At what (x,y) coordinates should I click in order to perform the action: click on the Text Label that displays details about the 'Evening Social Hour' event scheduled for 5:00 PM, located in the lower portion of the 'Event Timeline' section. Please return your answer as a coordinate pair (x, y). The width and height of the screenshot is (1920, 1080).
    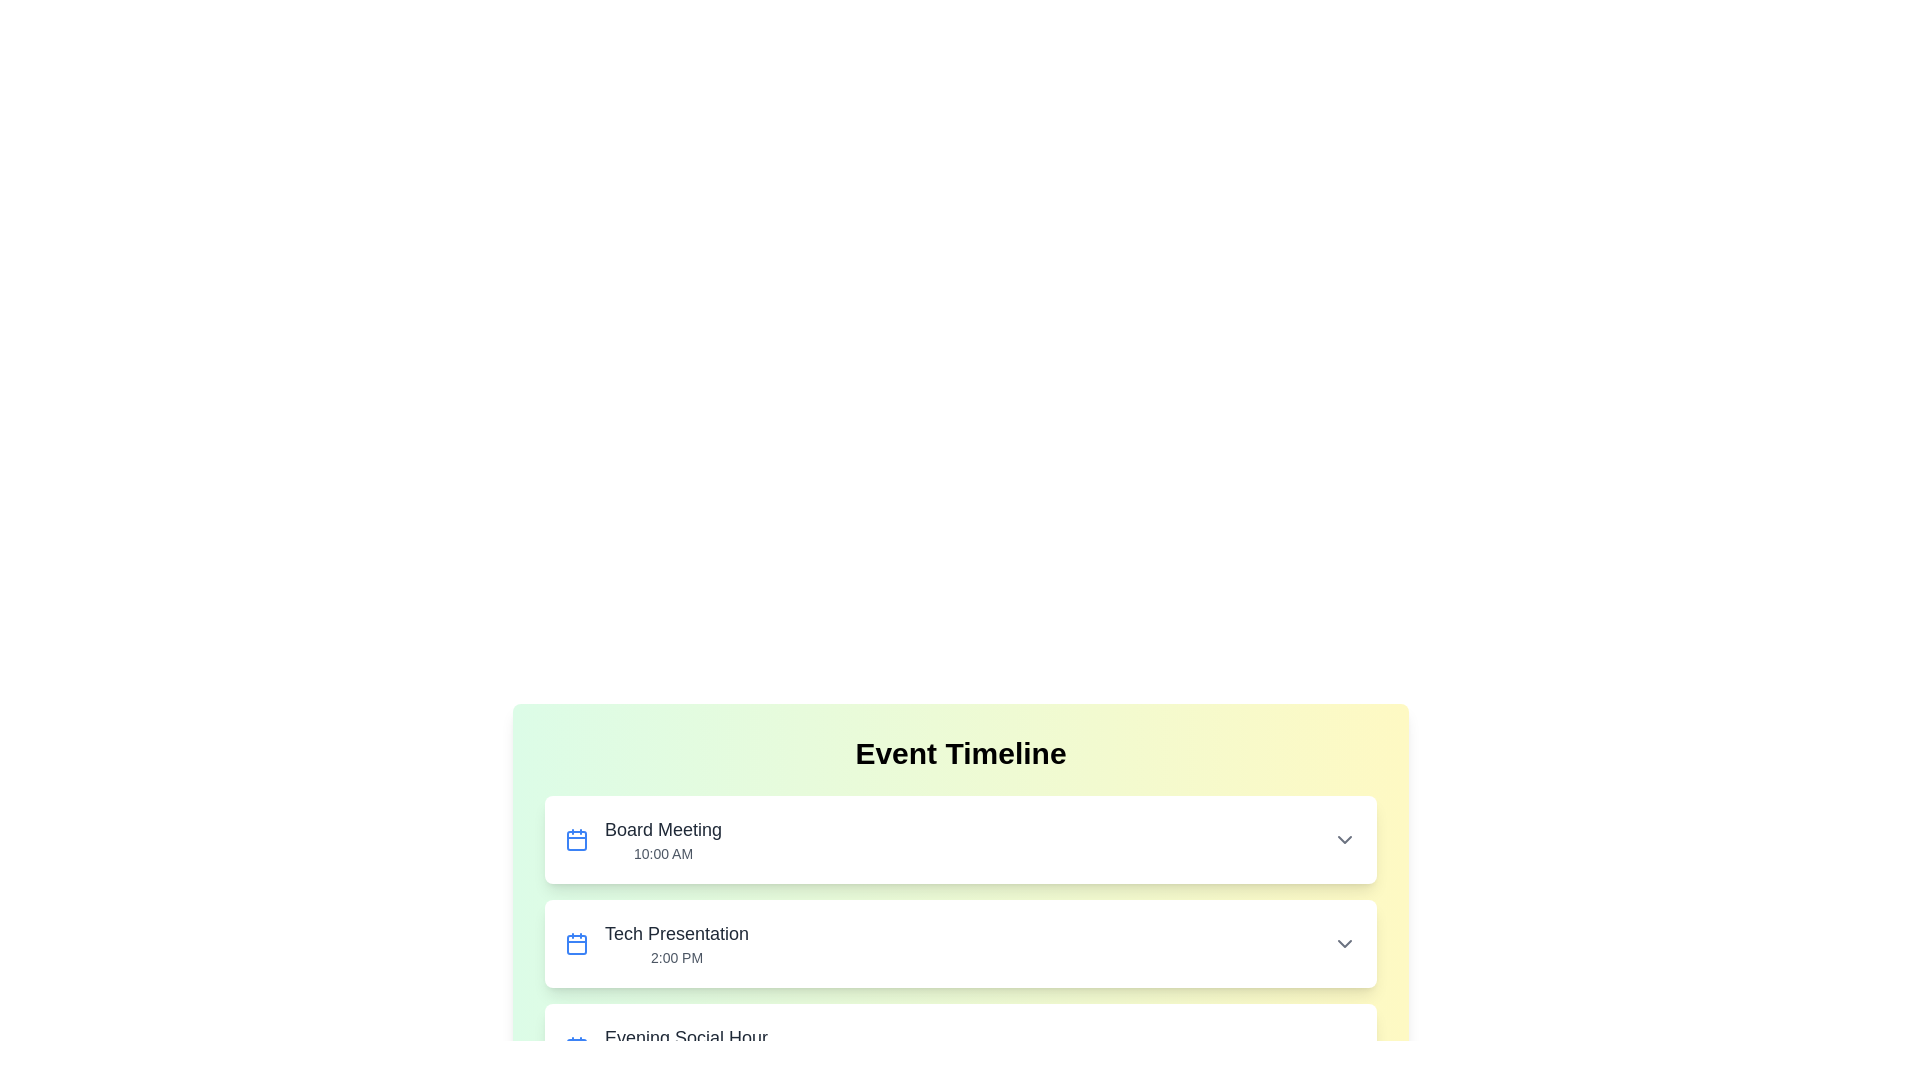
    Looking at the image, I should click on (666, 1047).